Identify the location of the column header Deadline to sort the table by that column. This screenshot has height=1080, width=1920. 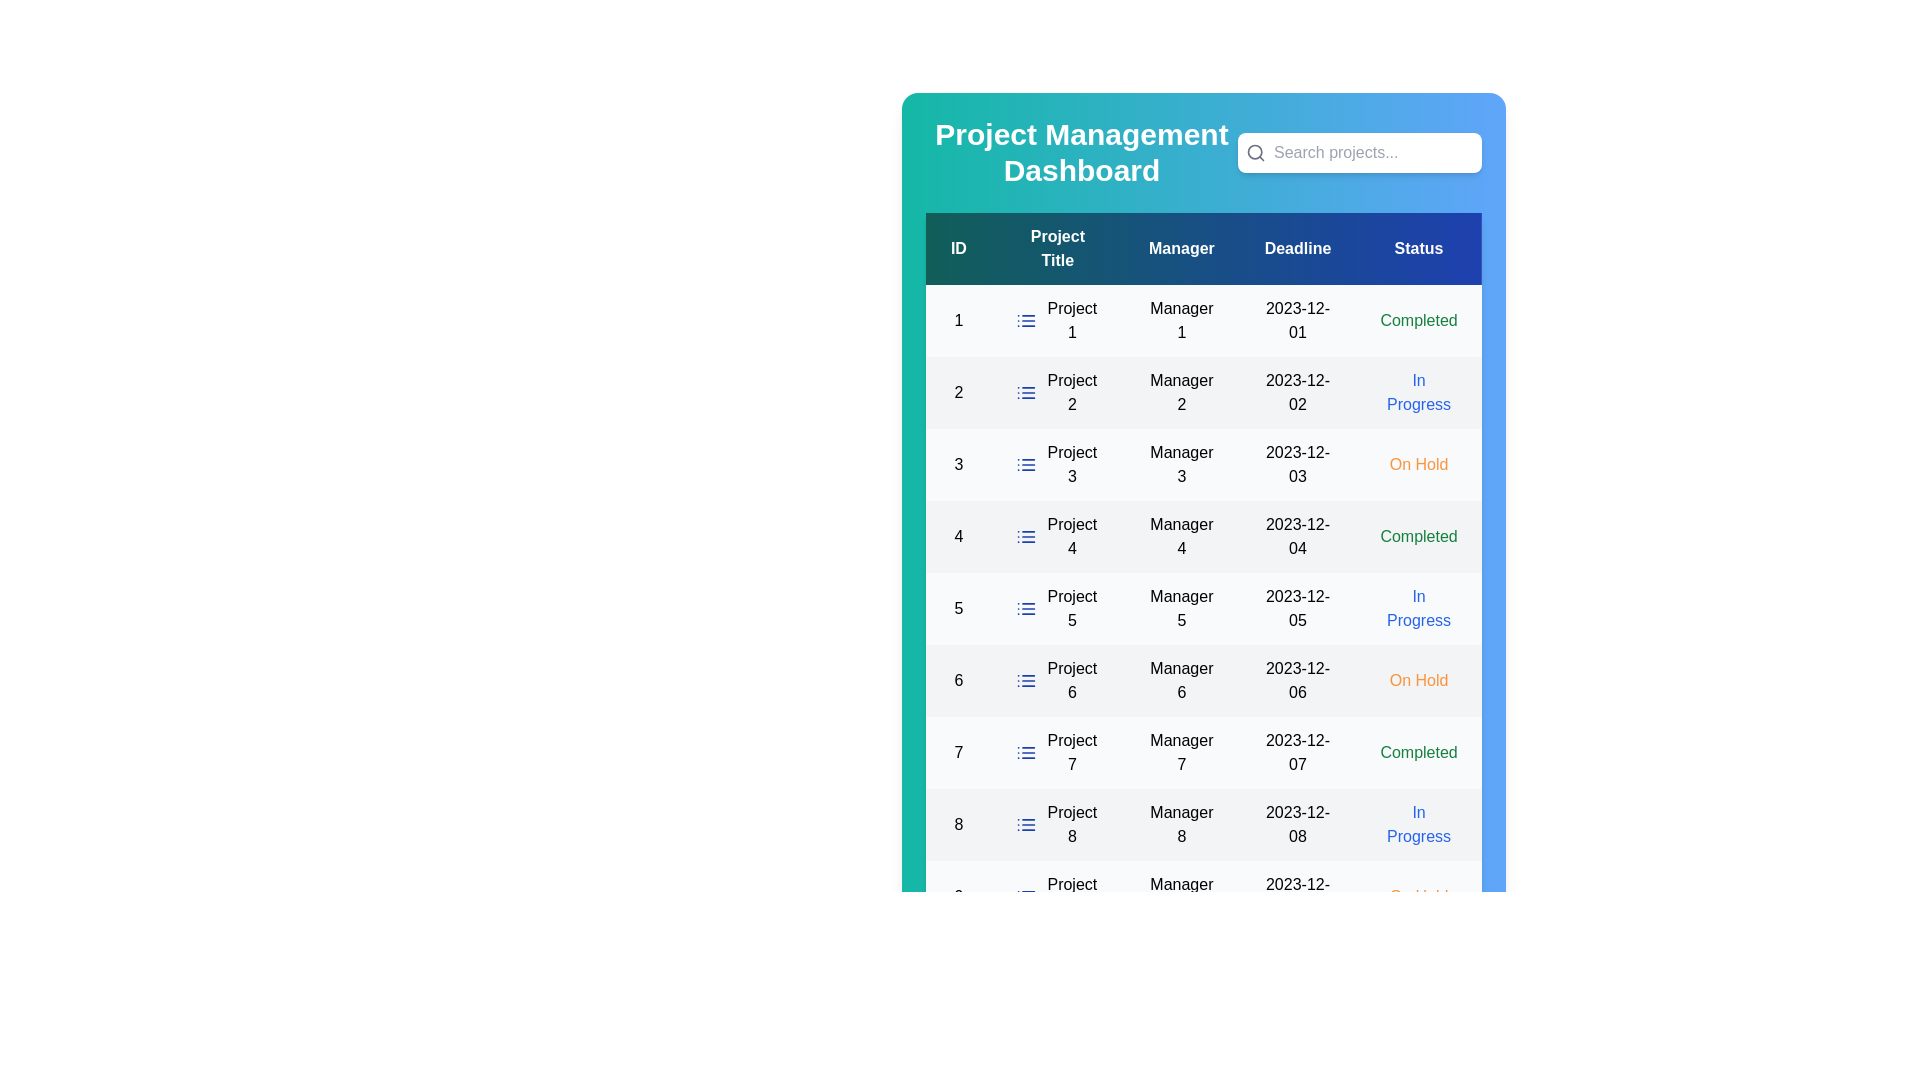
(1297, 248).